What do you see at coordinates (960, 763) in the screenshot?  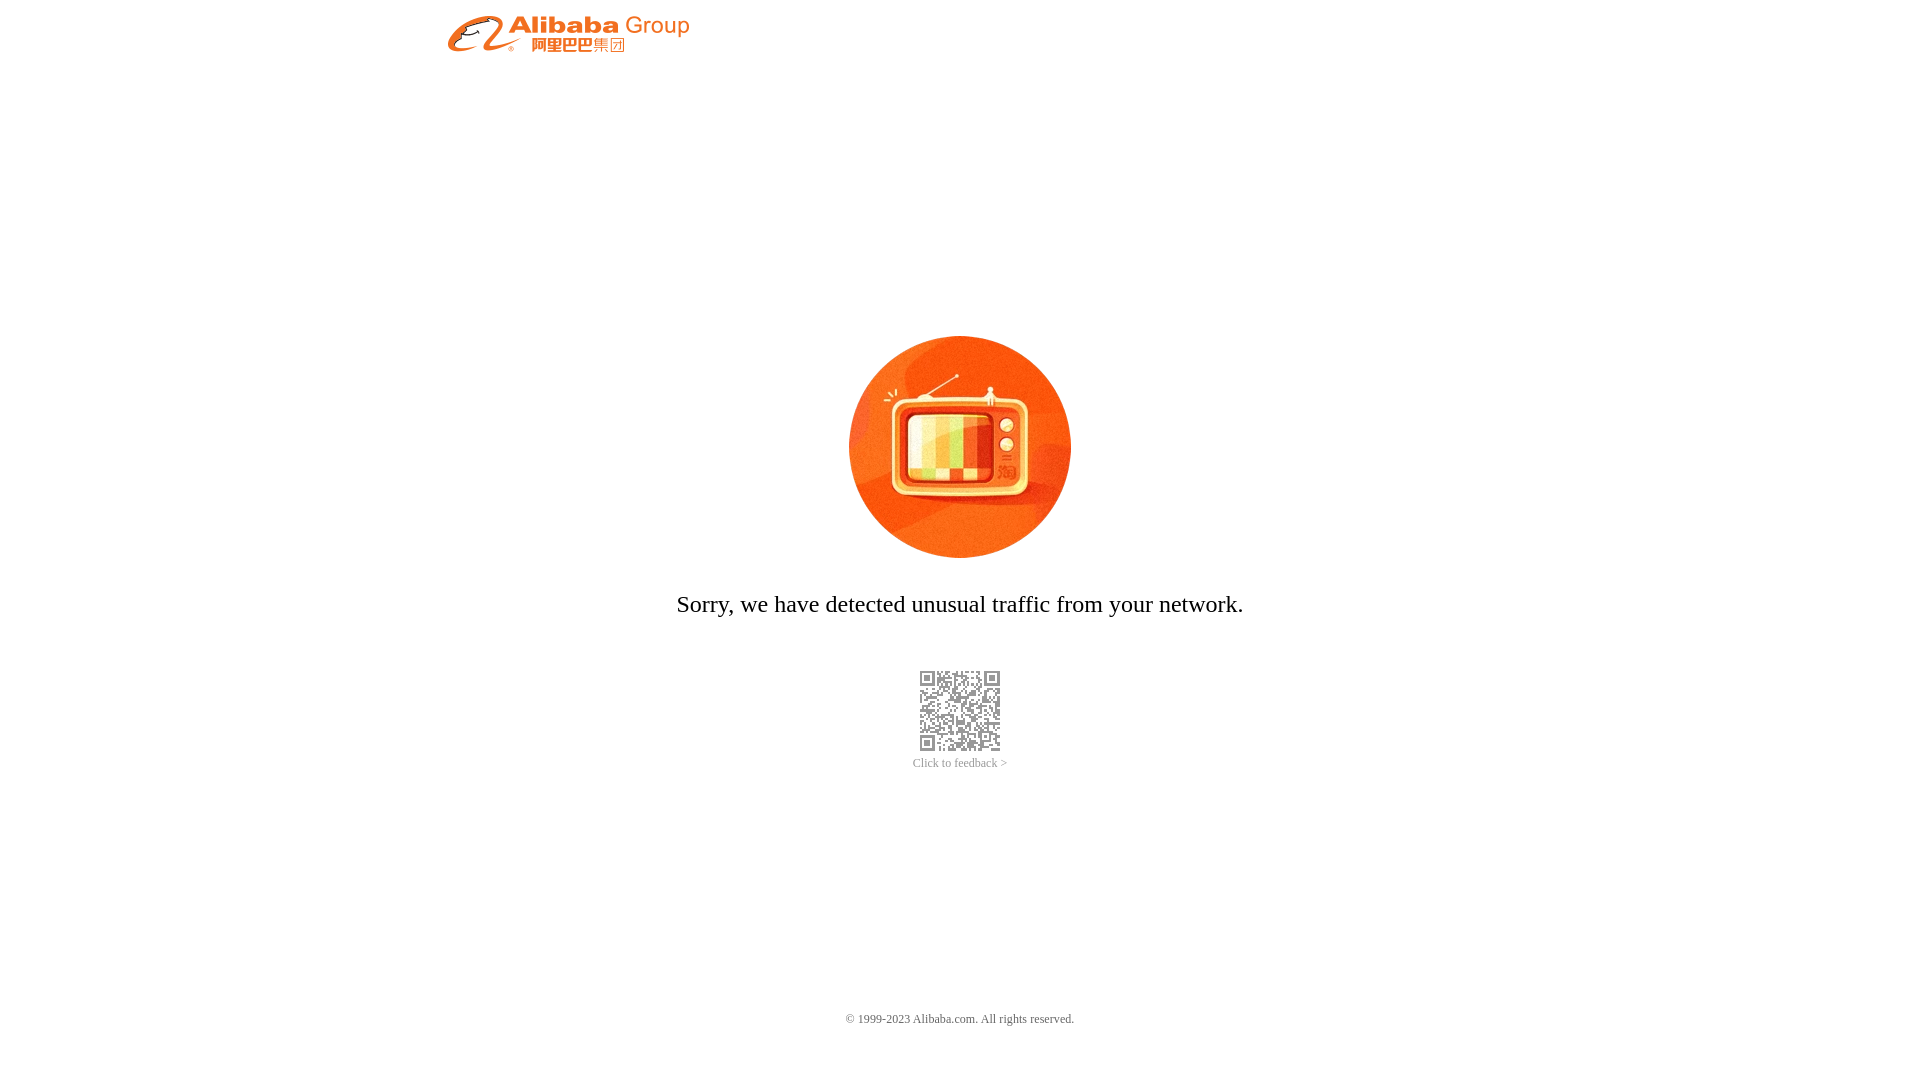 I see `'Click to feedback >'` at bounding box center [960, 763].